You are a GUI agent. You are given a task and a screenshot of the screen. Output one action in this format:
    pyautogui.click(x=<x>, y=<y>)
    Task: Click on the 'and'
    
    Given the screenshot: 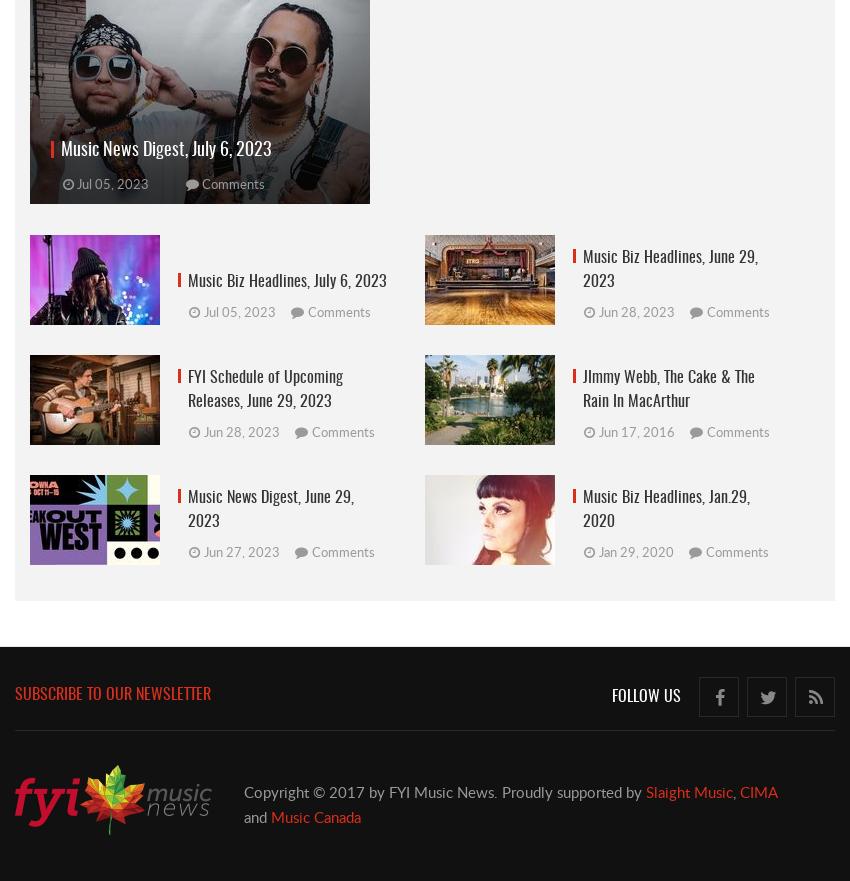 What is the action you would take?
    pyautogui.click(x=255, y=814)
    